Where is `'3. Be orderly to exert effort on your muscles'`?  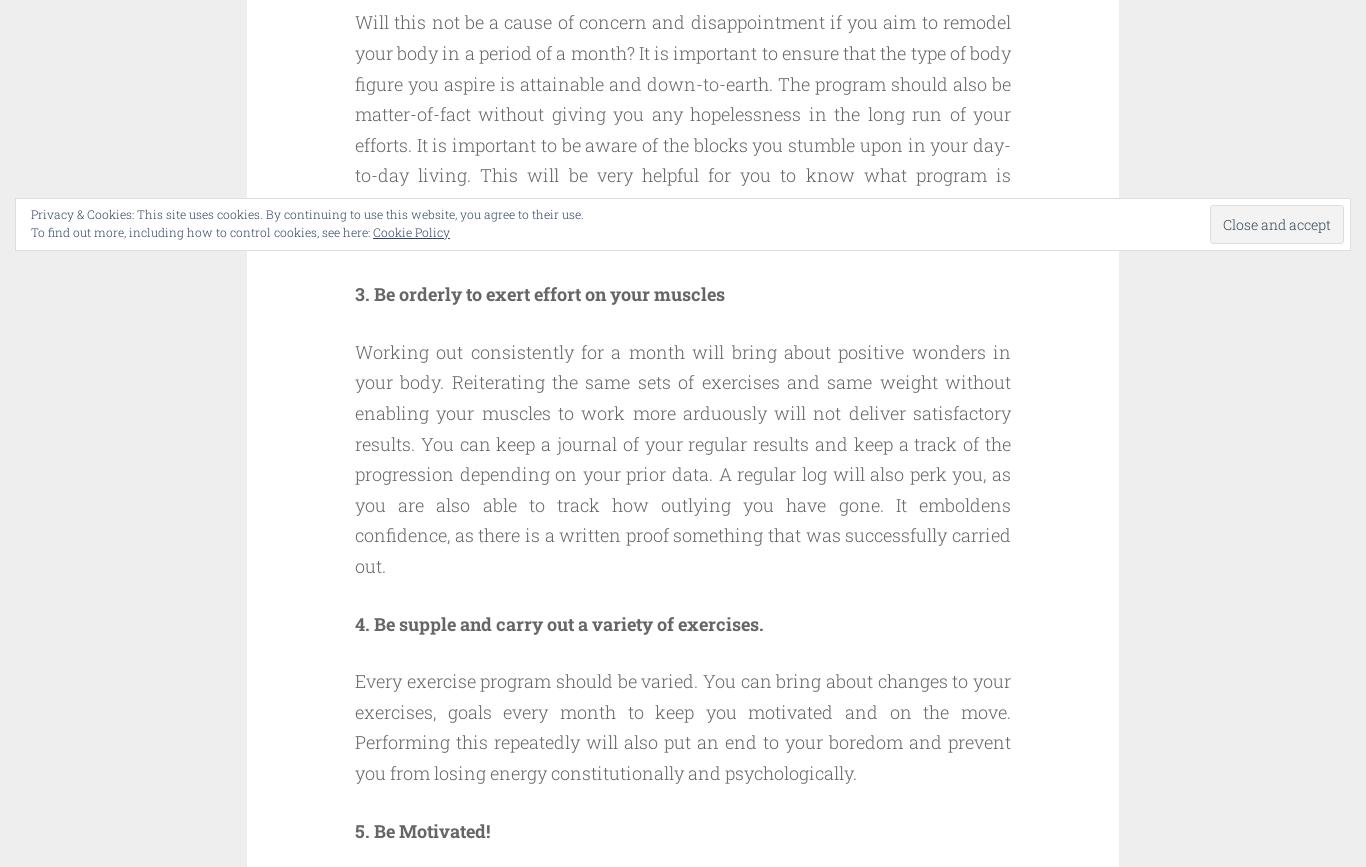
'3. Be orderly to exert effort on your muscles' is located at coordinates (539, 293).